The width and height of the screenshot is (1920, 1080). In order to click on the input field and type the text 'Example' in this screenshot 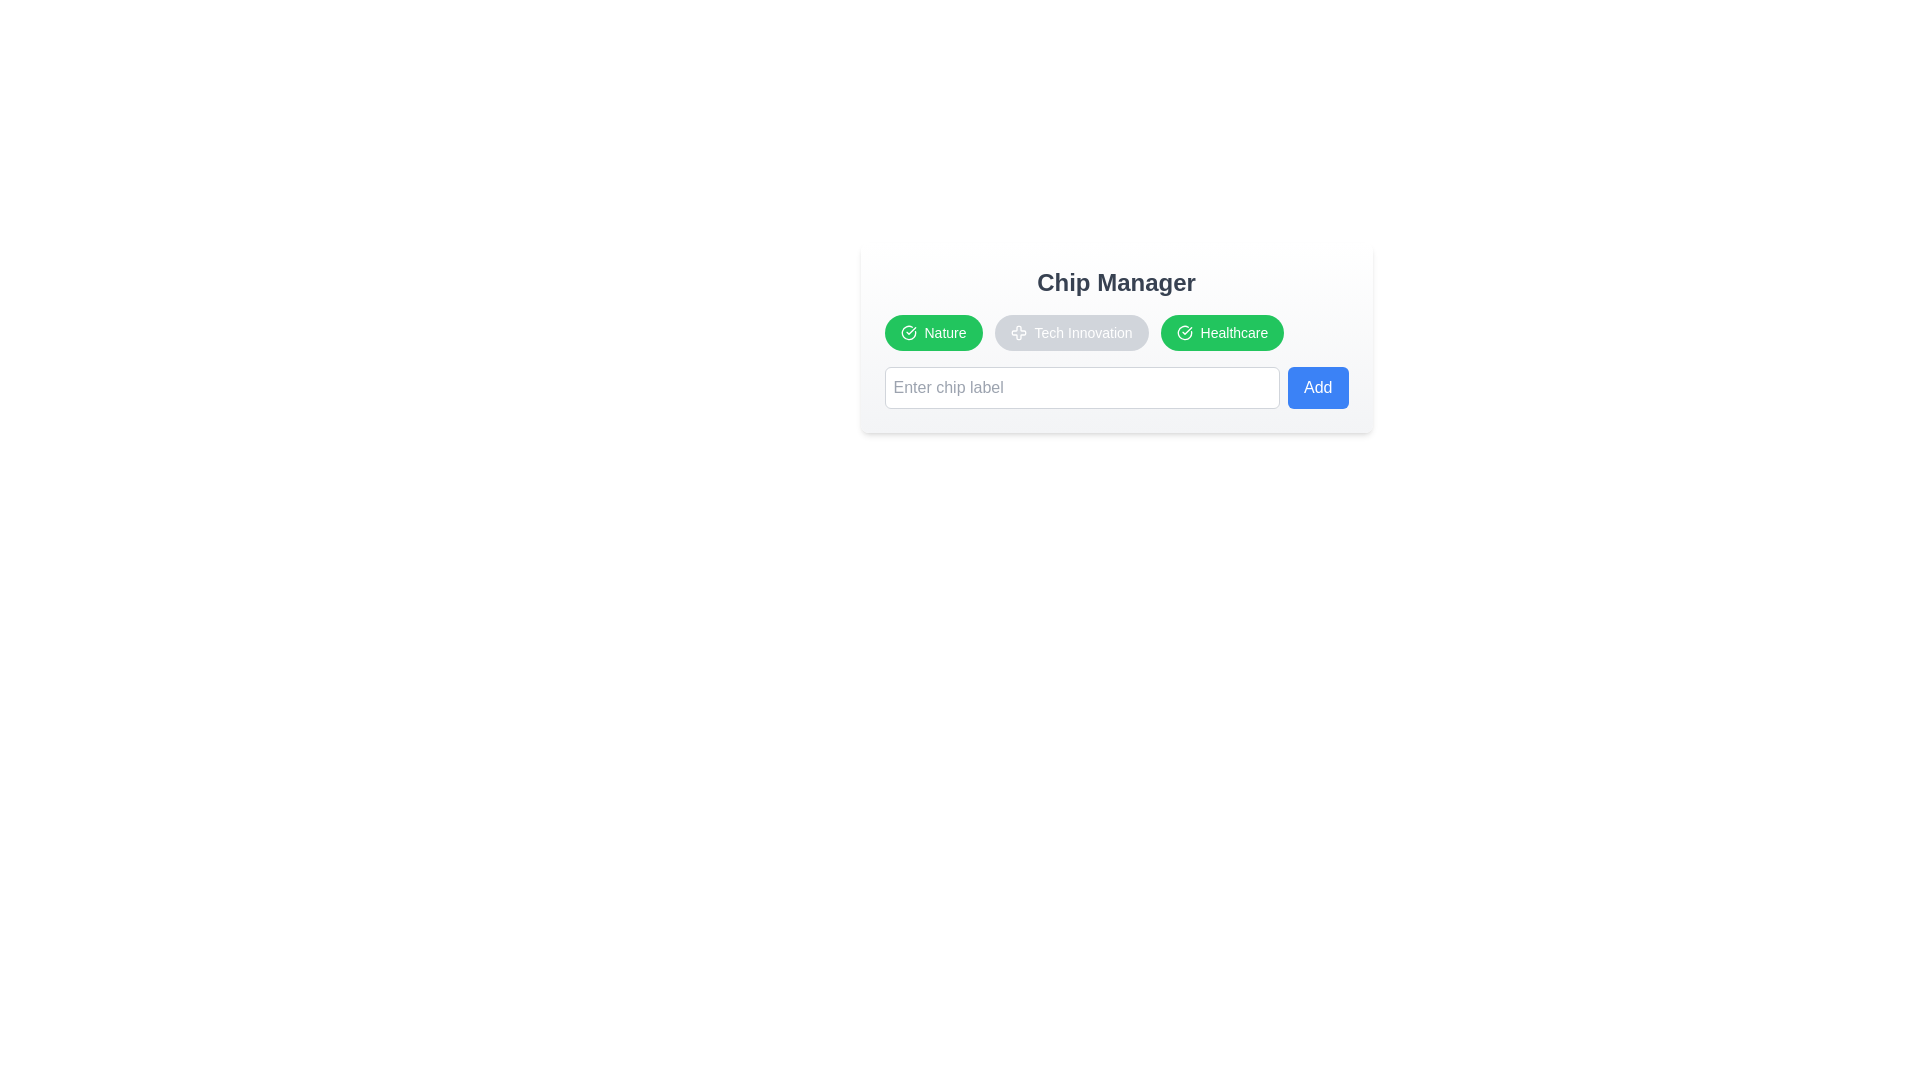, I will do `click(1080, 388)`.